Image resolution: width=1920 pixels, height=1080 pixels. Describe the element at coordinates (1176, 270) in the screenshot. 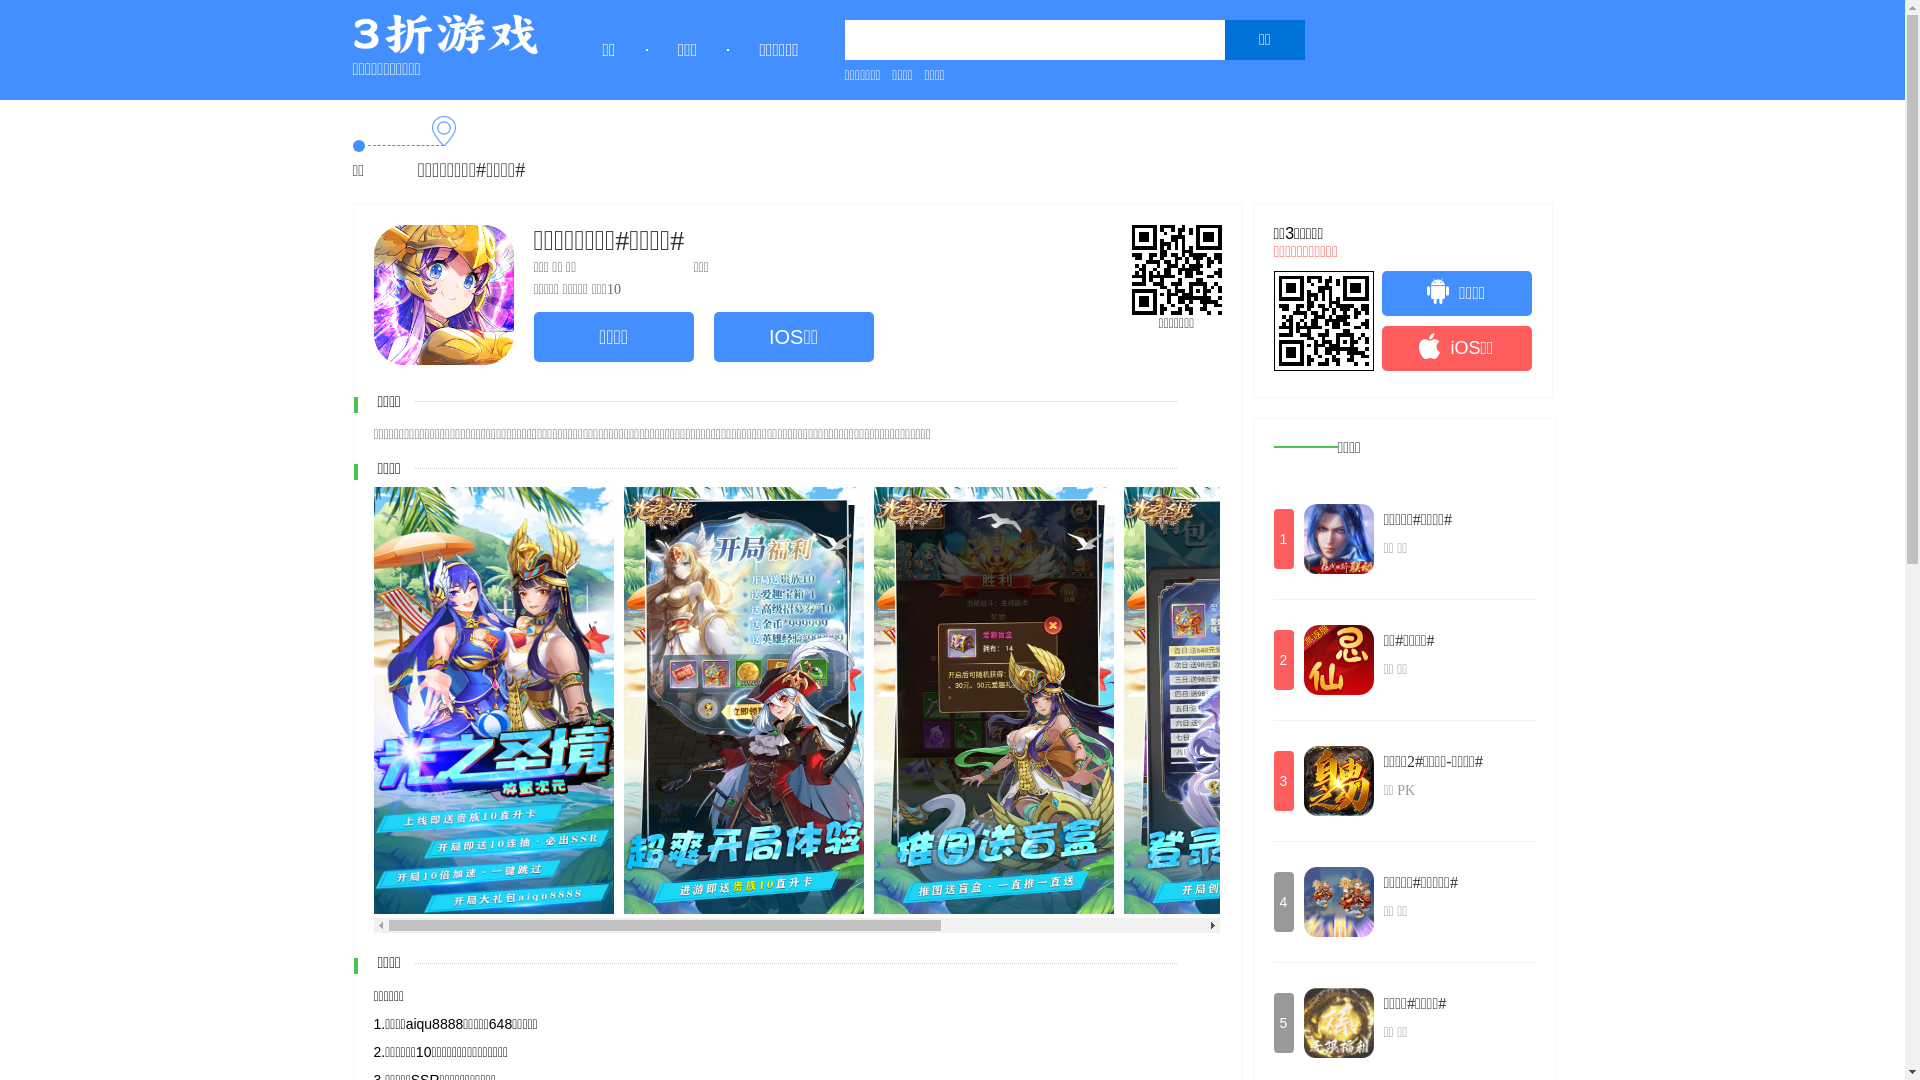

I see `'http://www.3zhe.com/'` at that location.